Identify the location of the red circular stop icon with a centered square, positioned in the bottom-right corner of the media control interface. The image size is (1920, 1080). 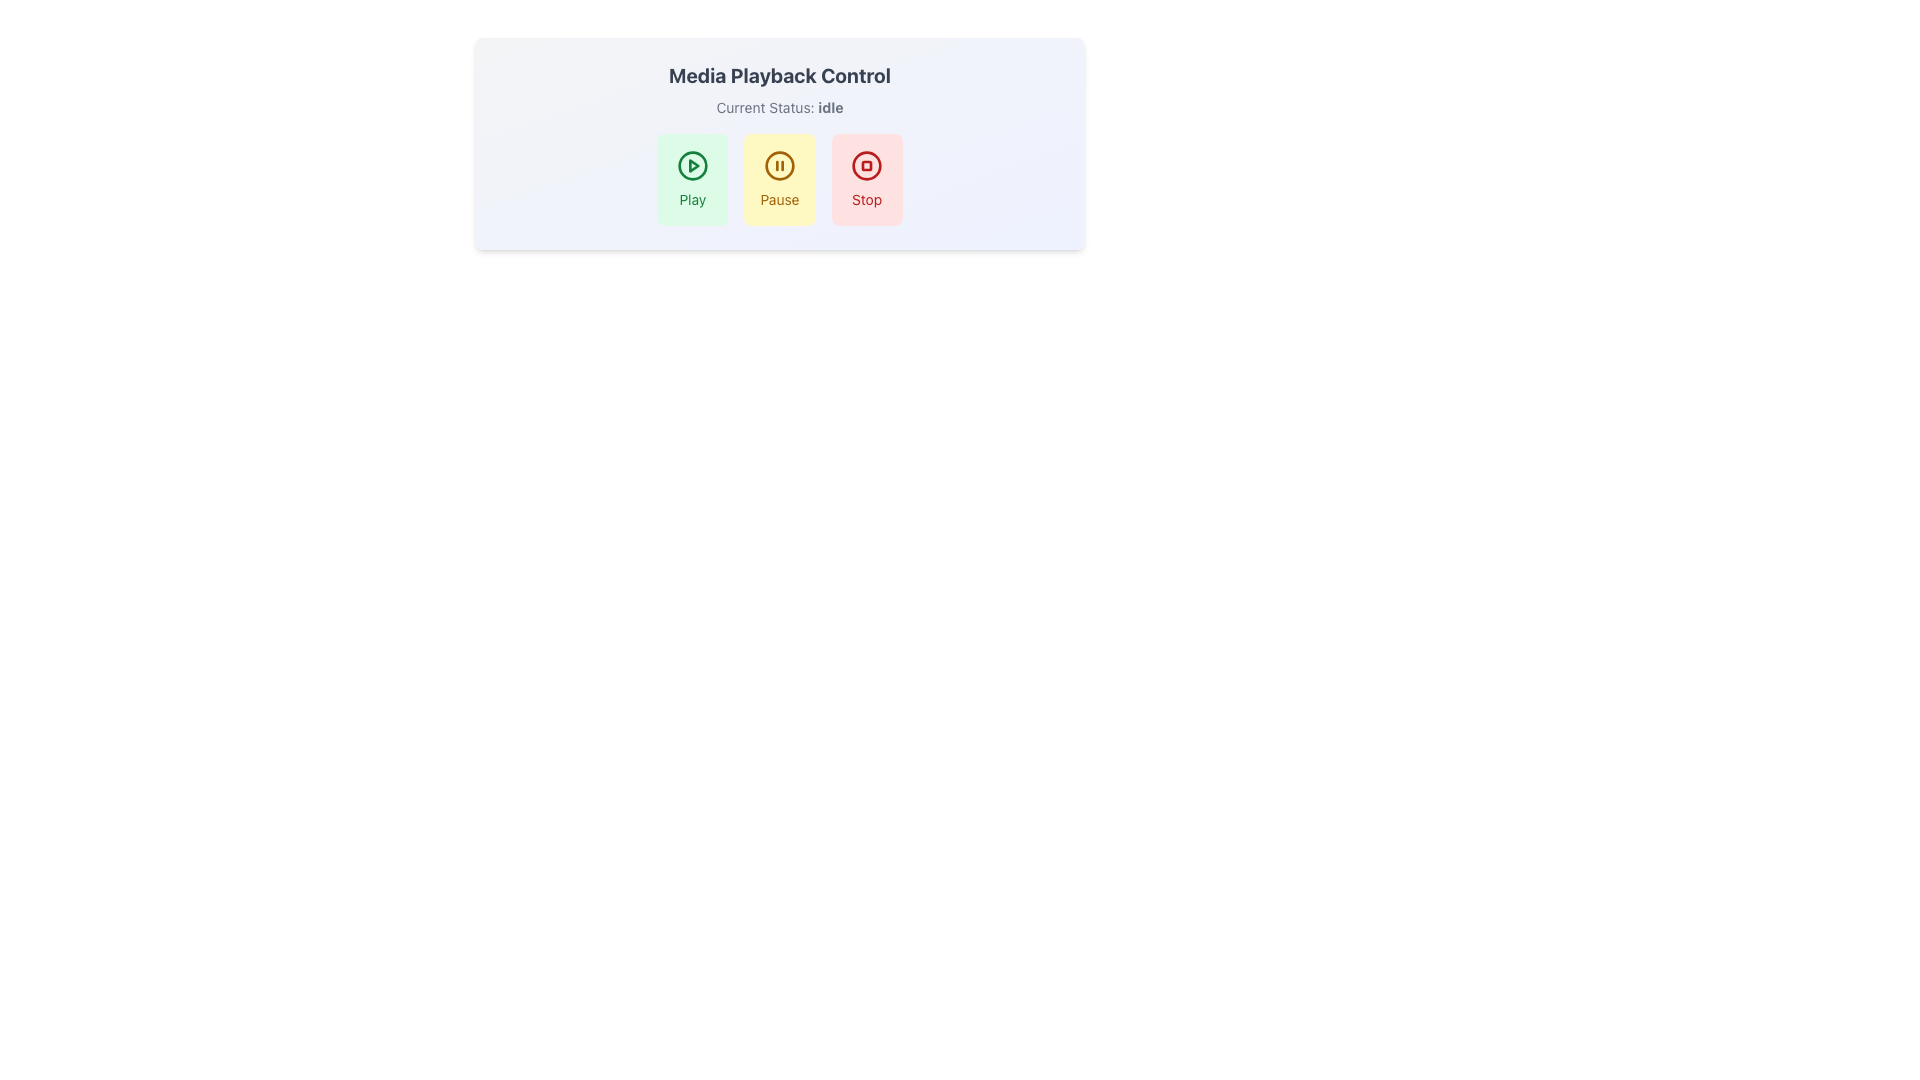
(867, 164).